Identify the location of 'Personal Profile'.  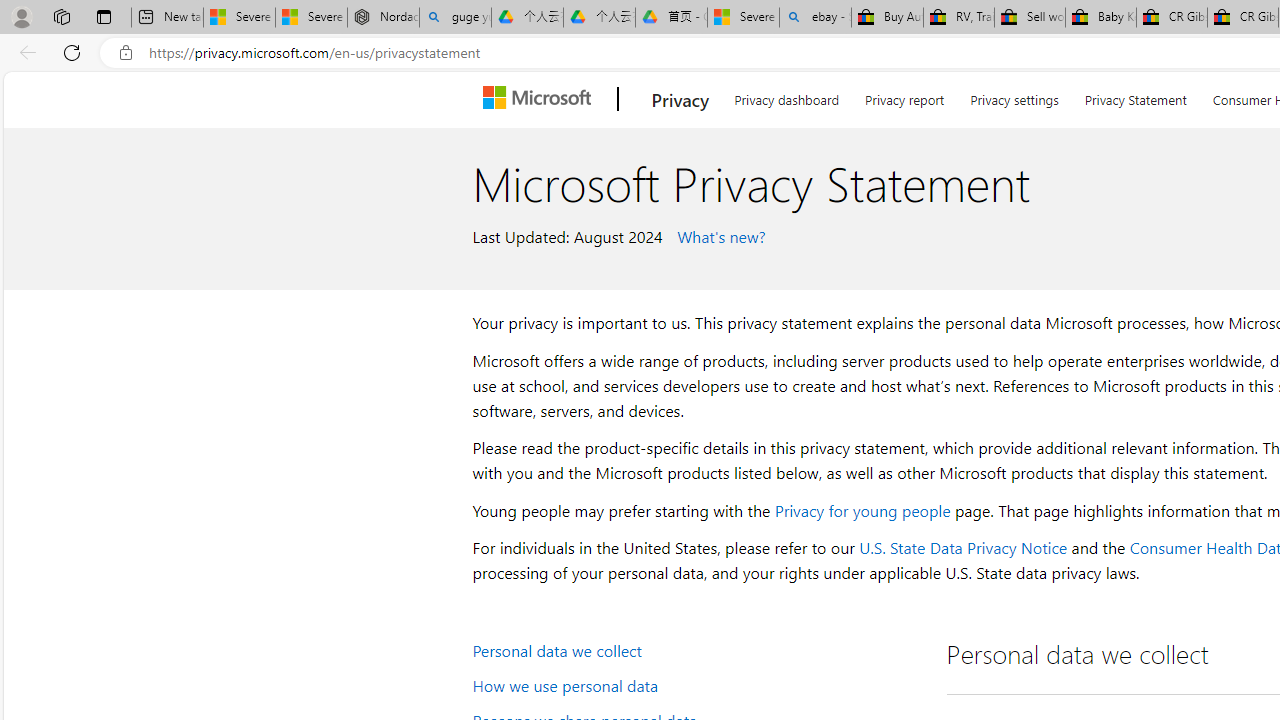
(21, 16).